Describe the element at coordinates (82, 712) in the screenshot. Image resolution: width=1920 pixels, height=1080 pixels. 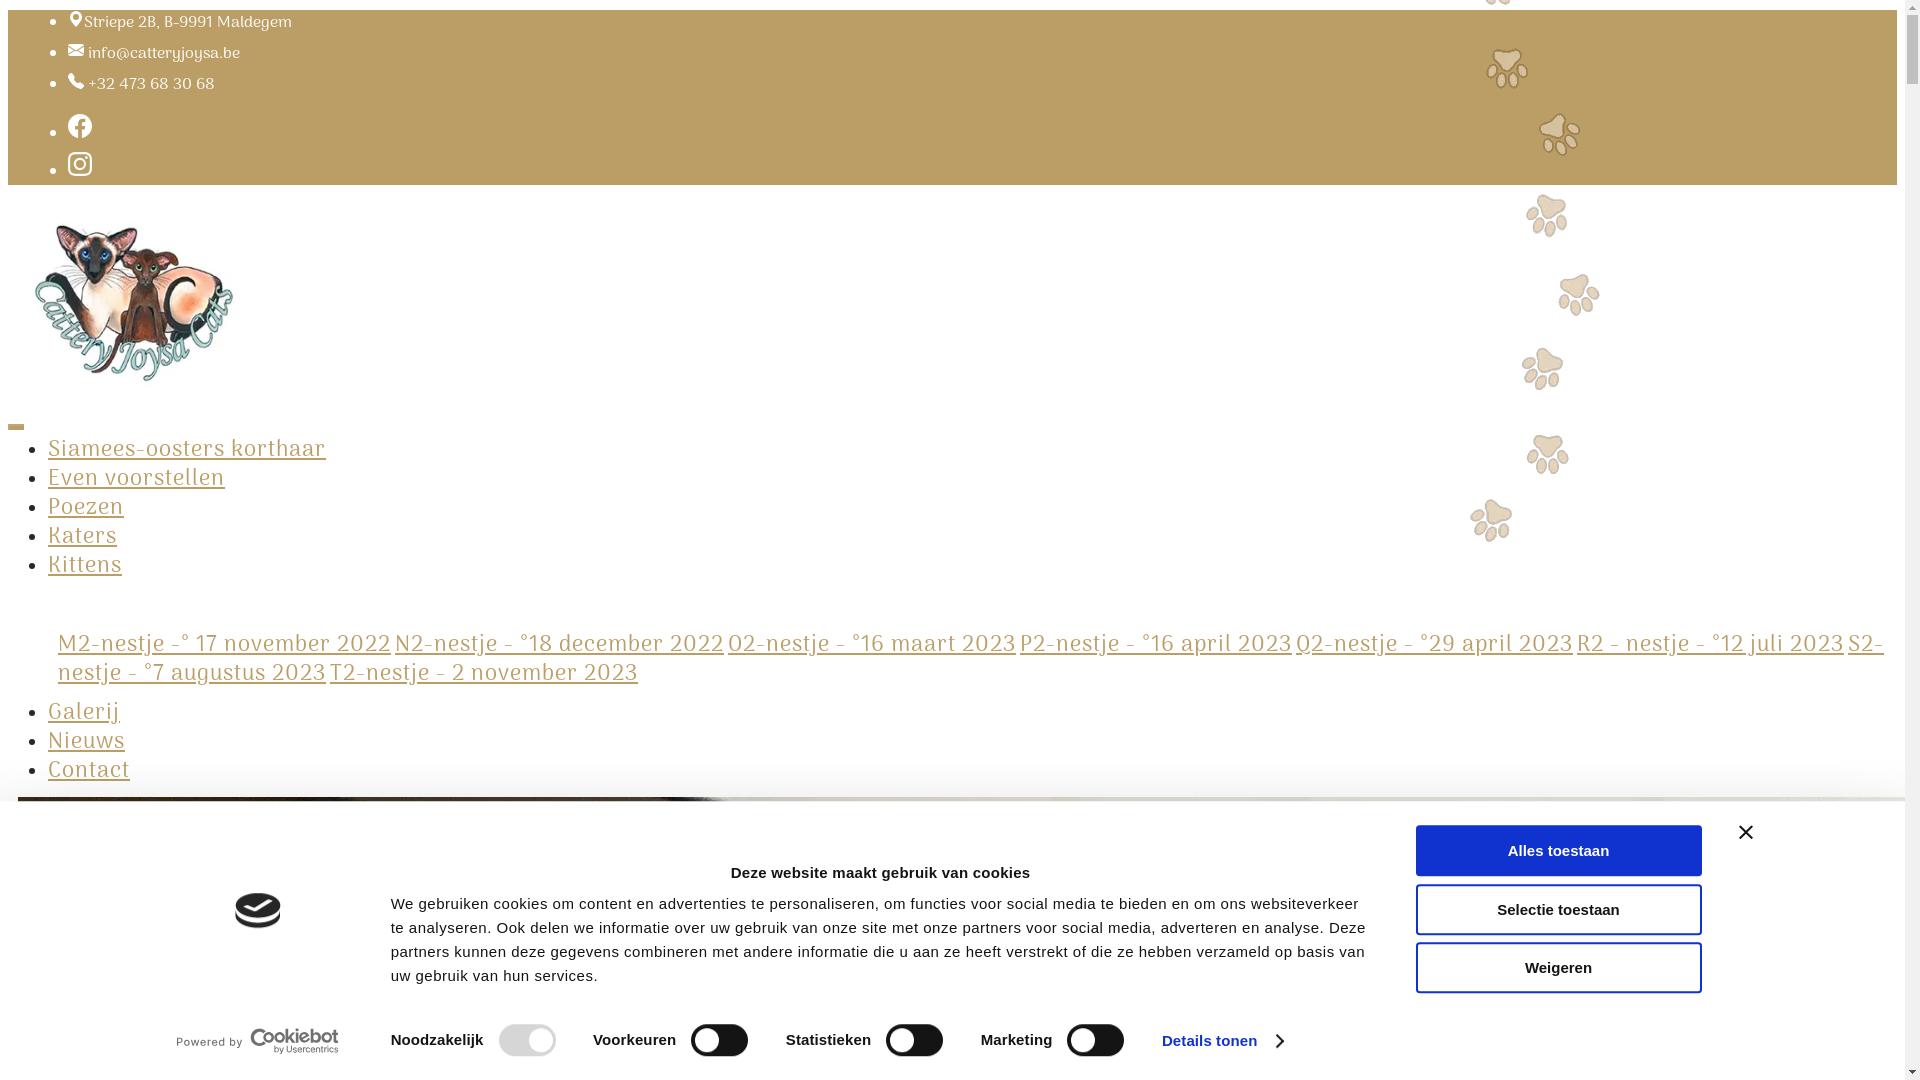
I see `'Galerij'` at that location.